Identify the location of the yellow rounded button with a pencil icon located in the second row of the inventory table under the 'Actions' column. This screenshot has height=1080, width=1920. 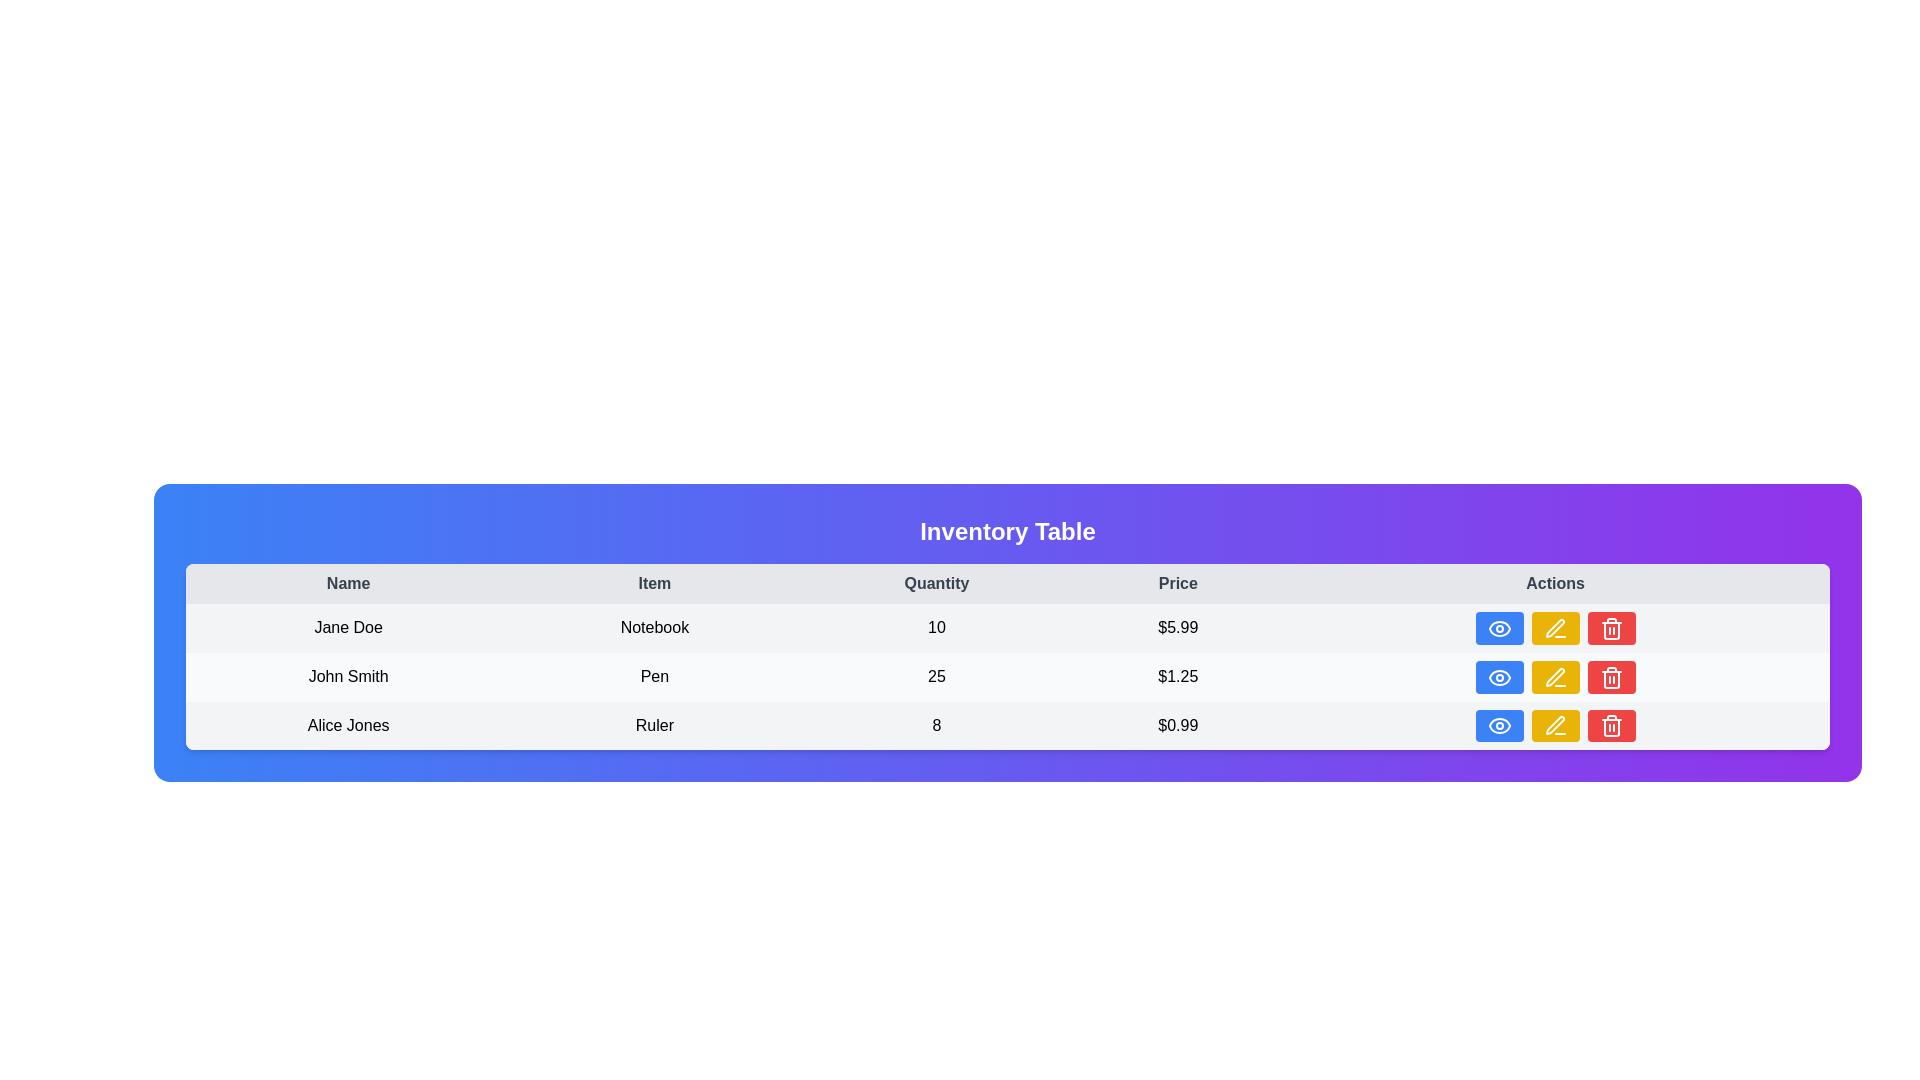
(1554, 627).